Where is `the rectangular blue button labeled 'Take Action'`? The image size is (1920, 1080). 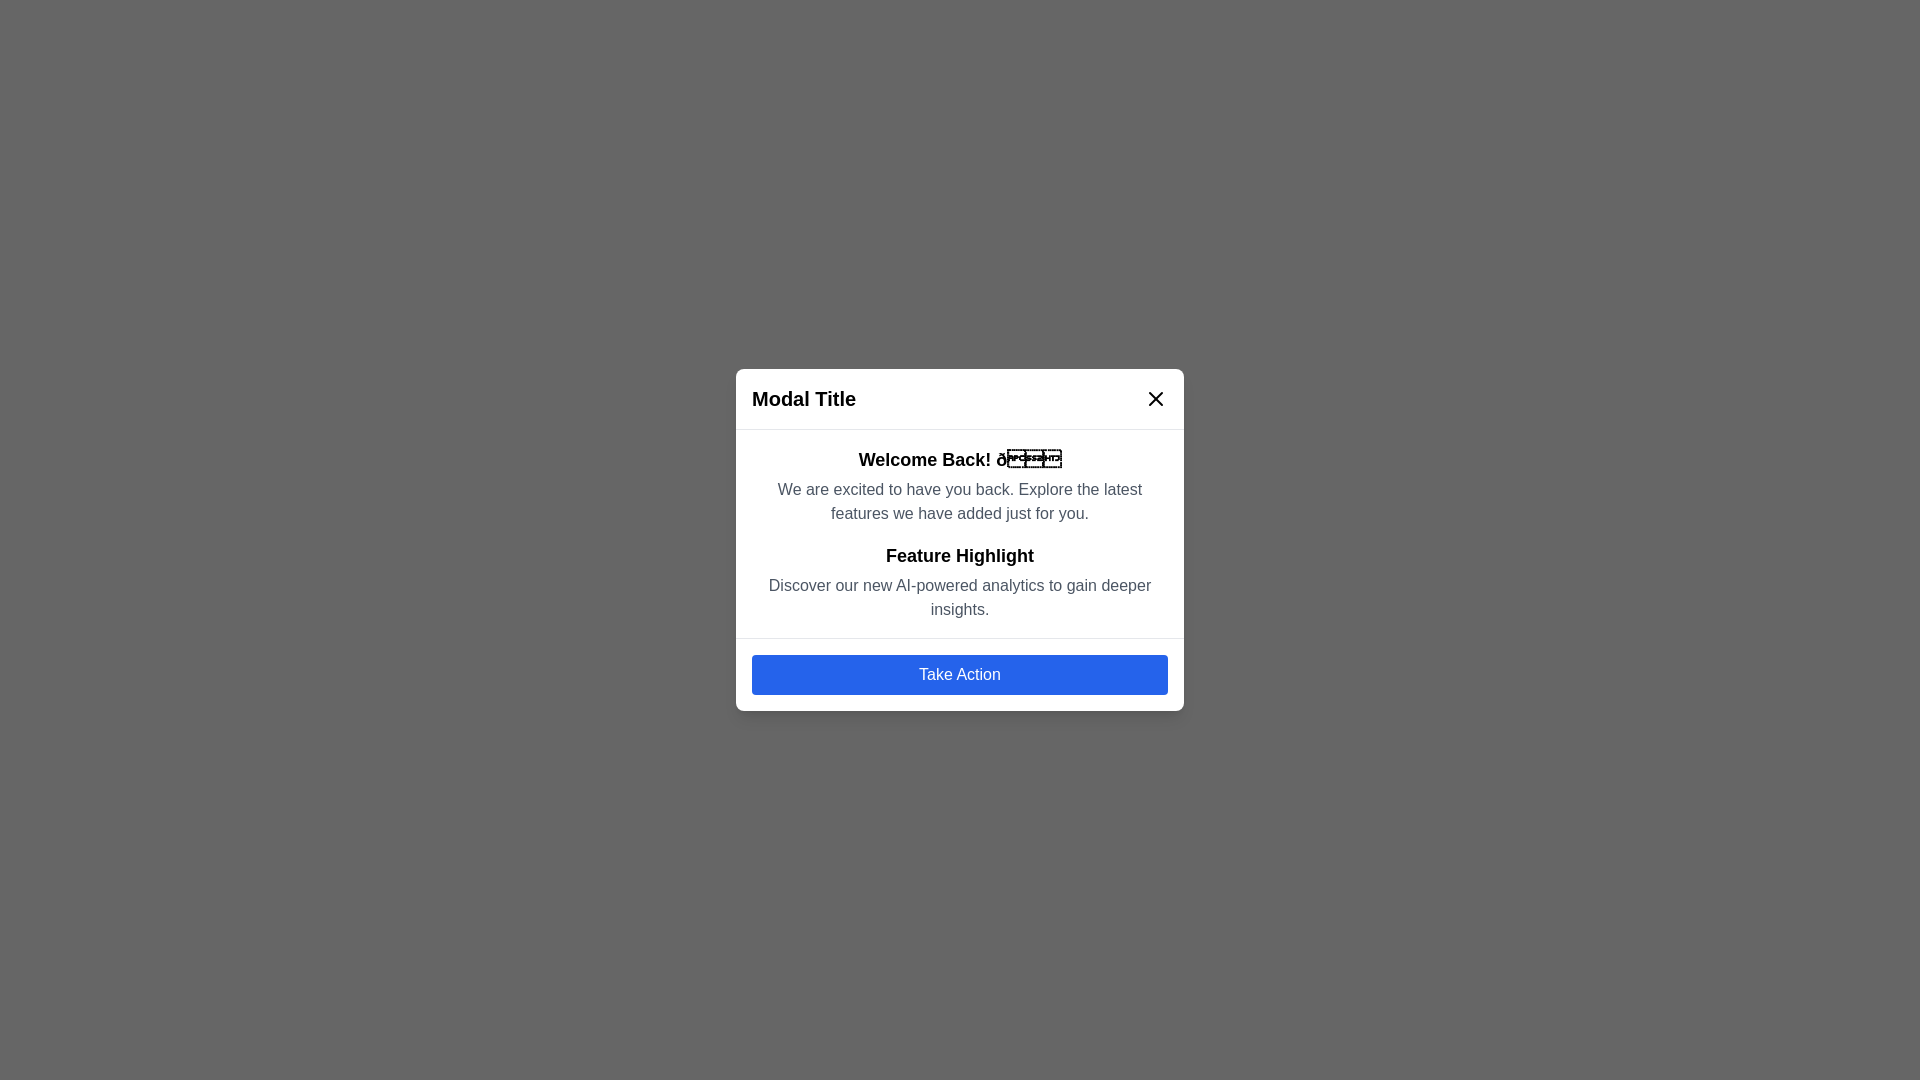 the rectangular blue button labeled 'Take Action' is located at coordinates (960, 675).